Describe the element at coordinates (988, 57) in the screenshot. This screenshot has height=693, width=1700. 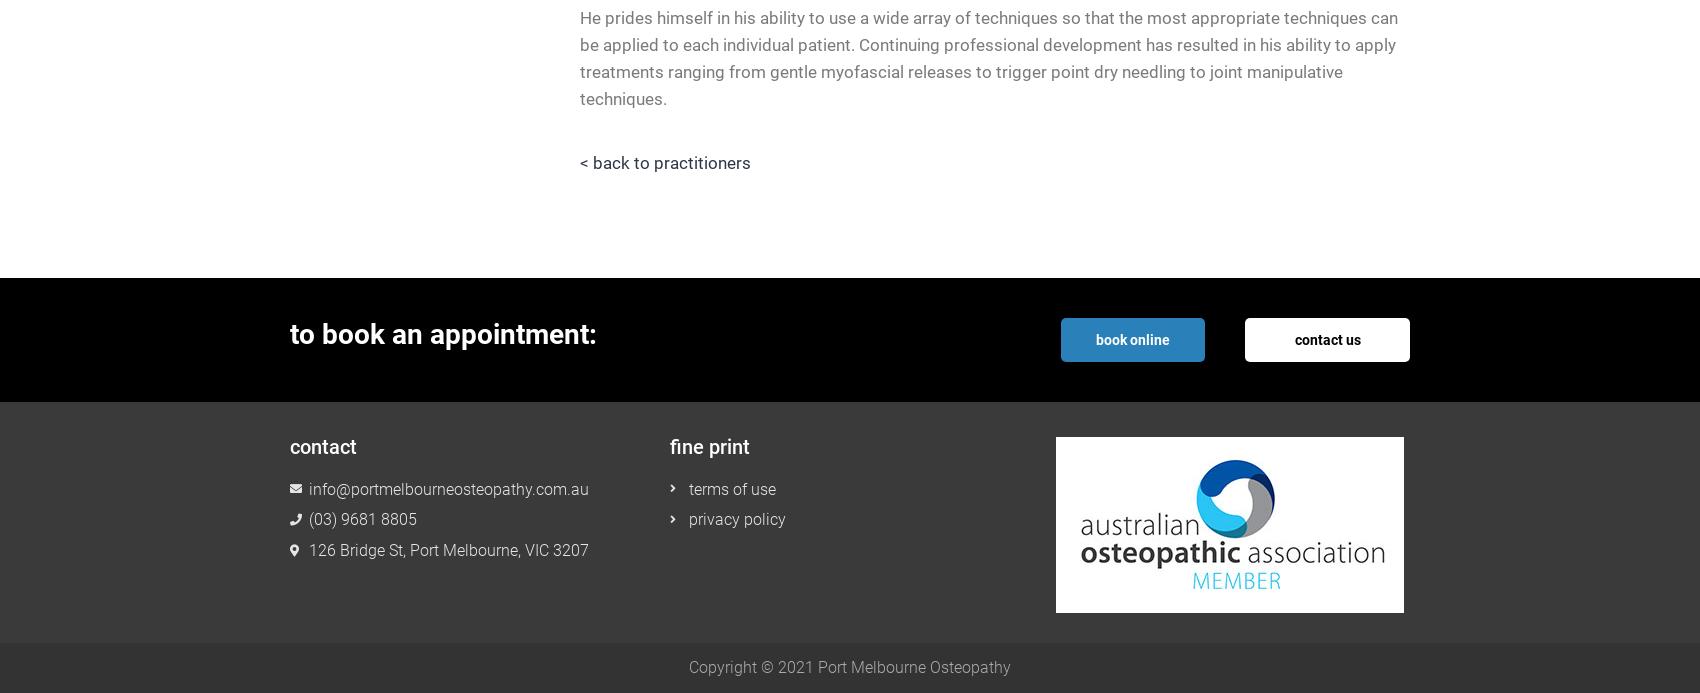
I see `'He prides himself in his ability to use a wide array of techniques so that the most appropriate techniques can be applied to each individual patient. Continuing professional development has resulted in his ability to apply treatments ranging from gentle myofascial releases to trigger point dry needling to joint manipulative techniques.'` at that location.